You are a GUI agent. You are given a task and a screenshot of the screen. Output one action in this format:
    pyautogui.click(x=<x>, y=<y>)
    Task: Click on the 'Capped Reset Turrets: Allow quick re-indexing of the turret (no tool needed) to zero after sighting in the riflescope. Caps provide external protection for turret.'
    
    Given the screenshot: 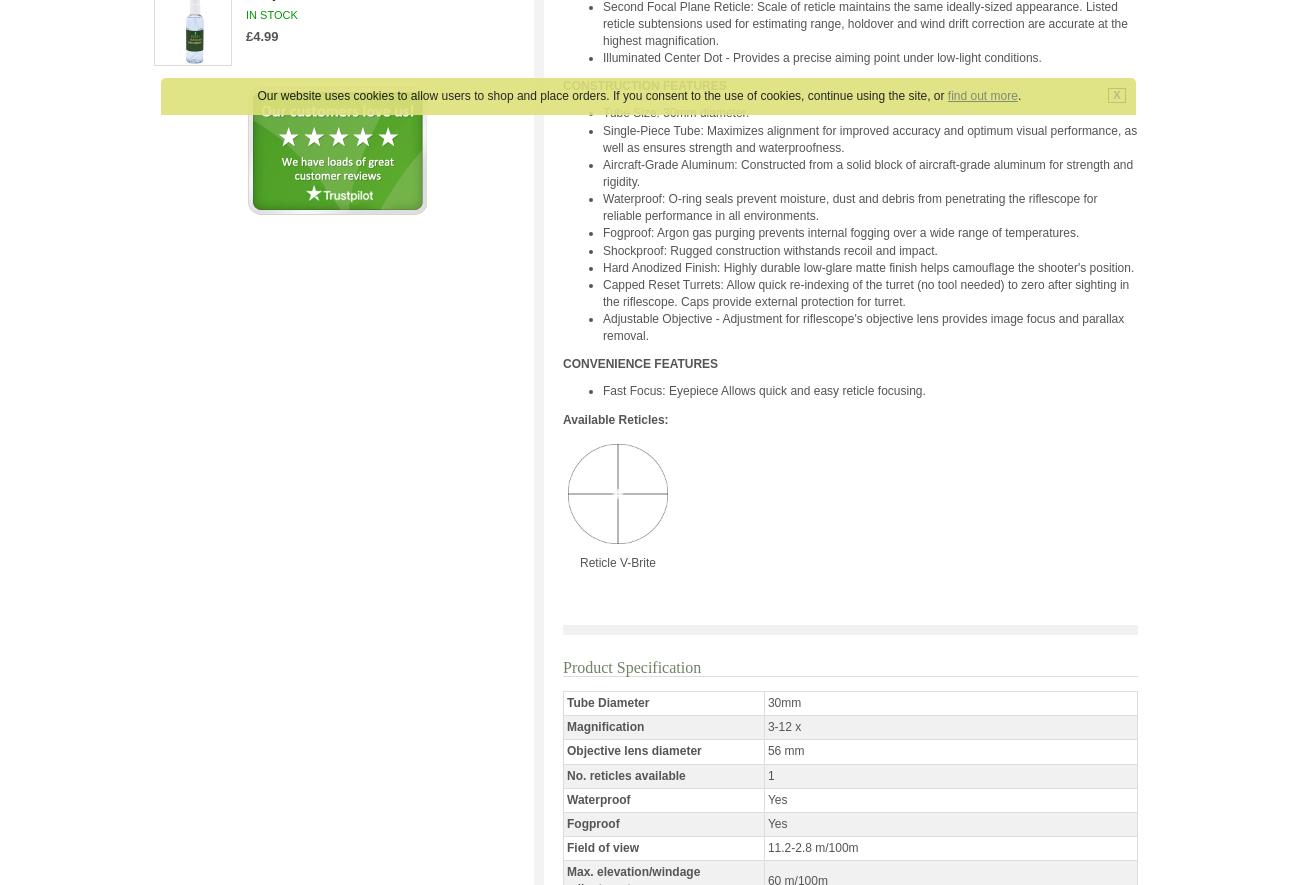 What is the action you would take?
    pyautogui.click(x=866, y=291)
    